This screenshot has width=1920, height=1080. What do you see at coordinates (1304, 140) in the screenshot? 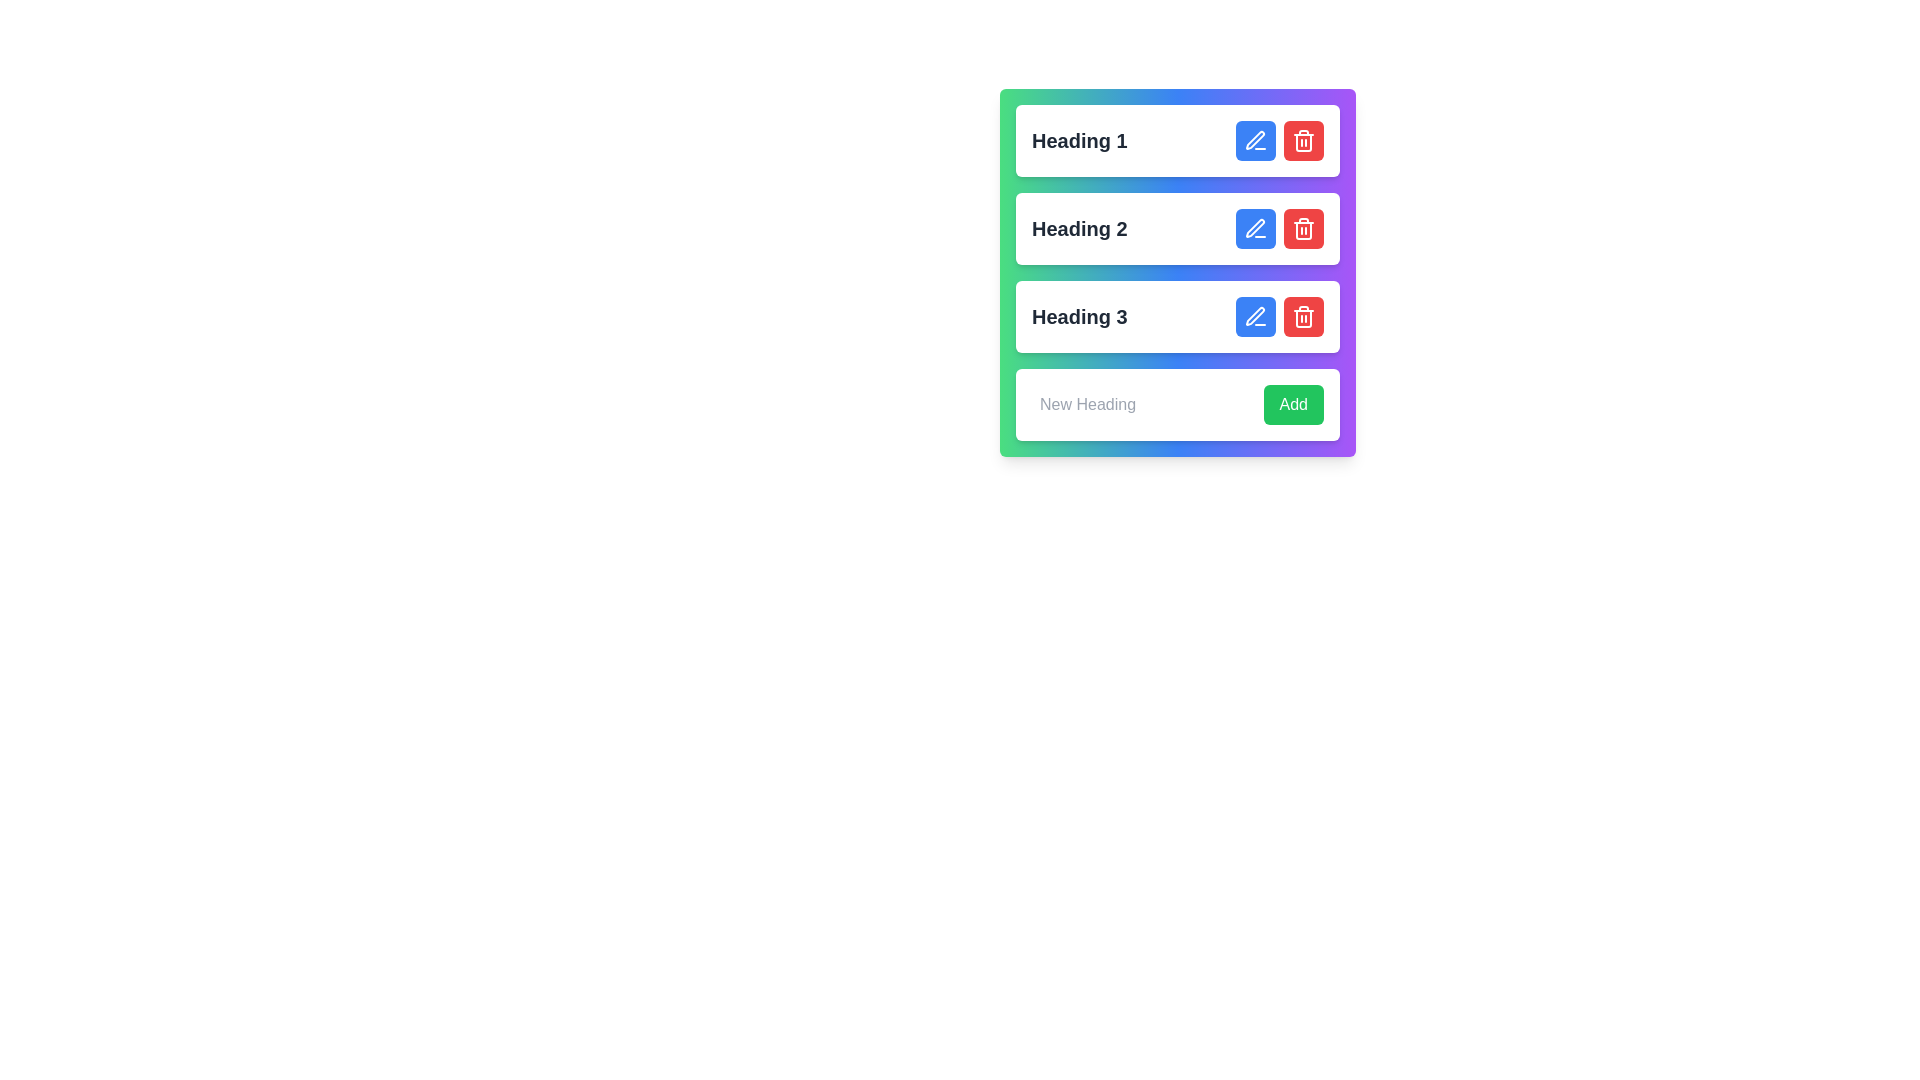
I see `the second button in the row adjacent to the 'Heading 1' label` at bounding box center [1304, 140].